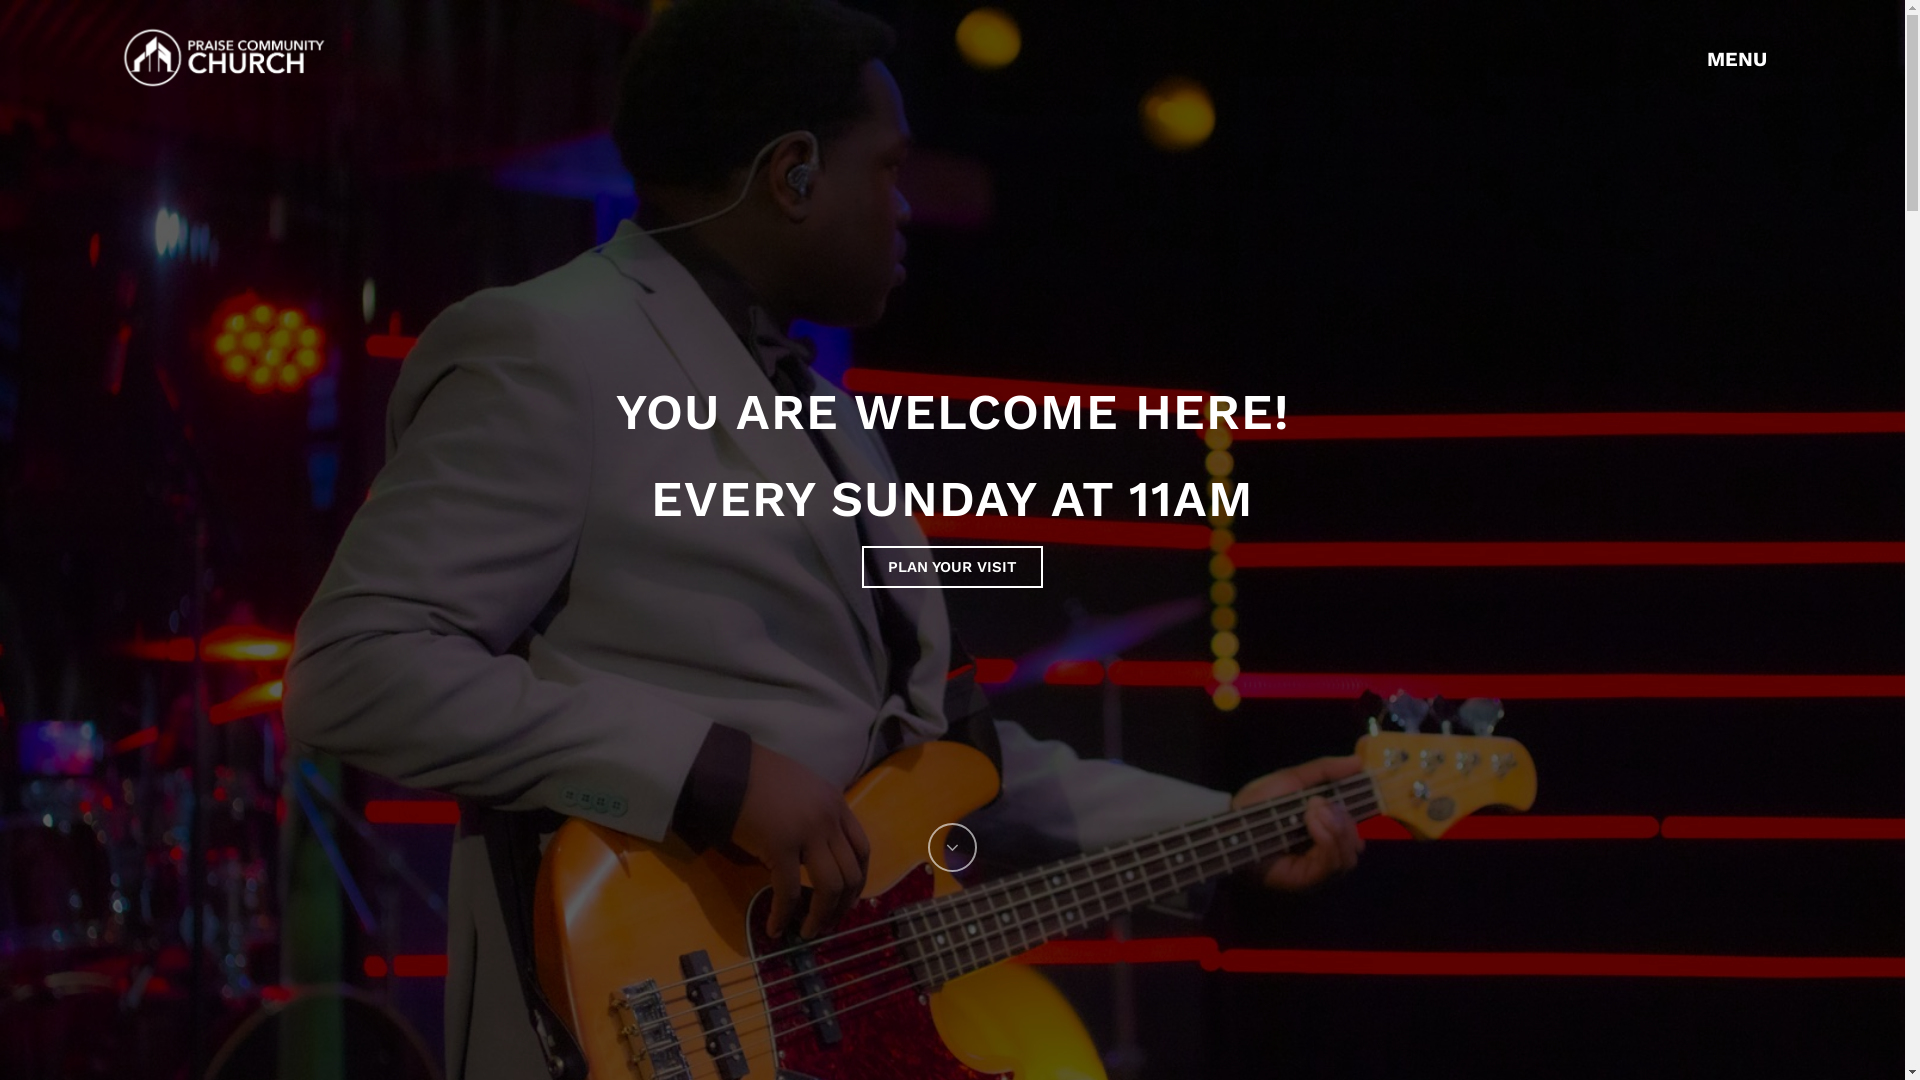  Describe the element at coordinates (951, 567) in the screenshot. I see `'PLAN YOUR VISIT'` at that location.